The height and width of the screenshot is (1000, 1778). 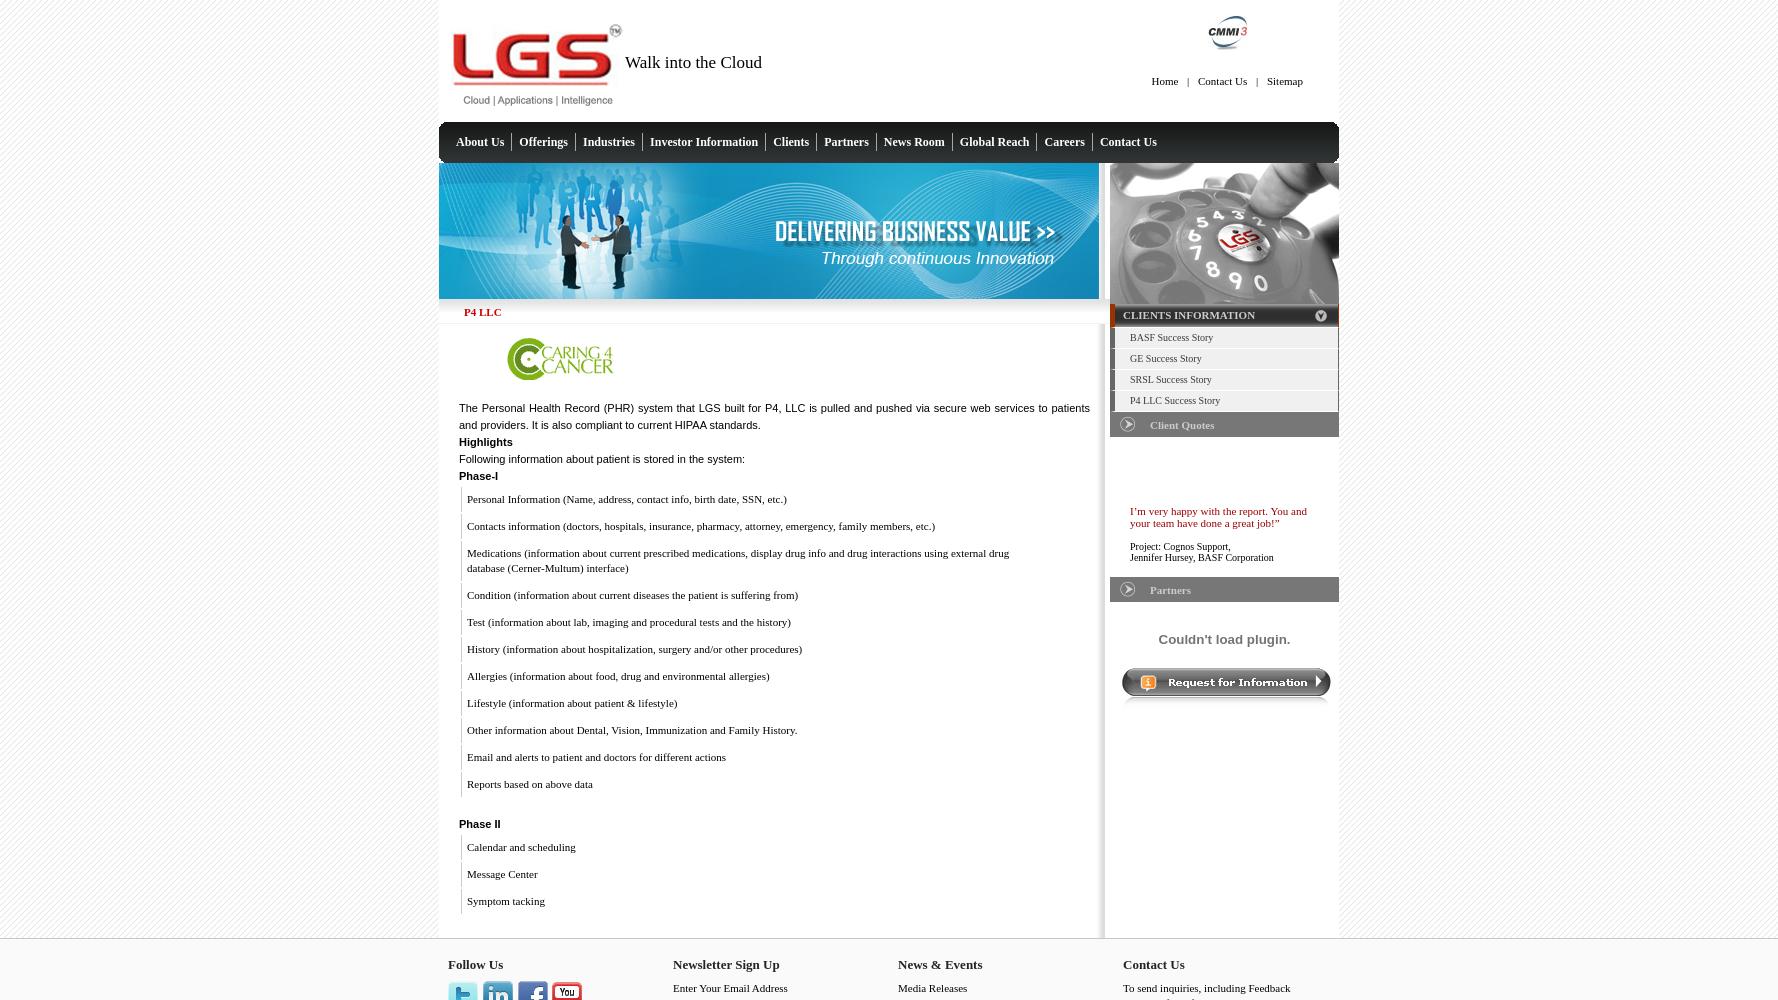 I want to click on 'GE Success Story', so click(x=1165, y=357).